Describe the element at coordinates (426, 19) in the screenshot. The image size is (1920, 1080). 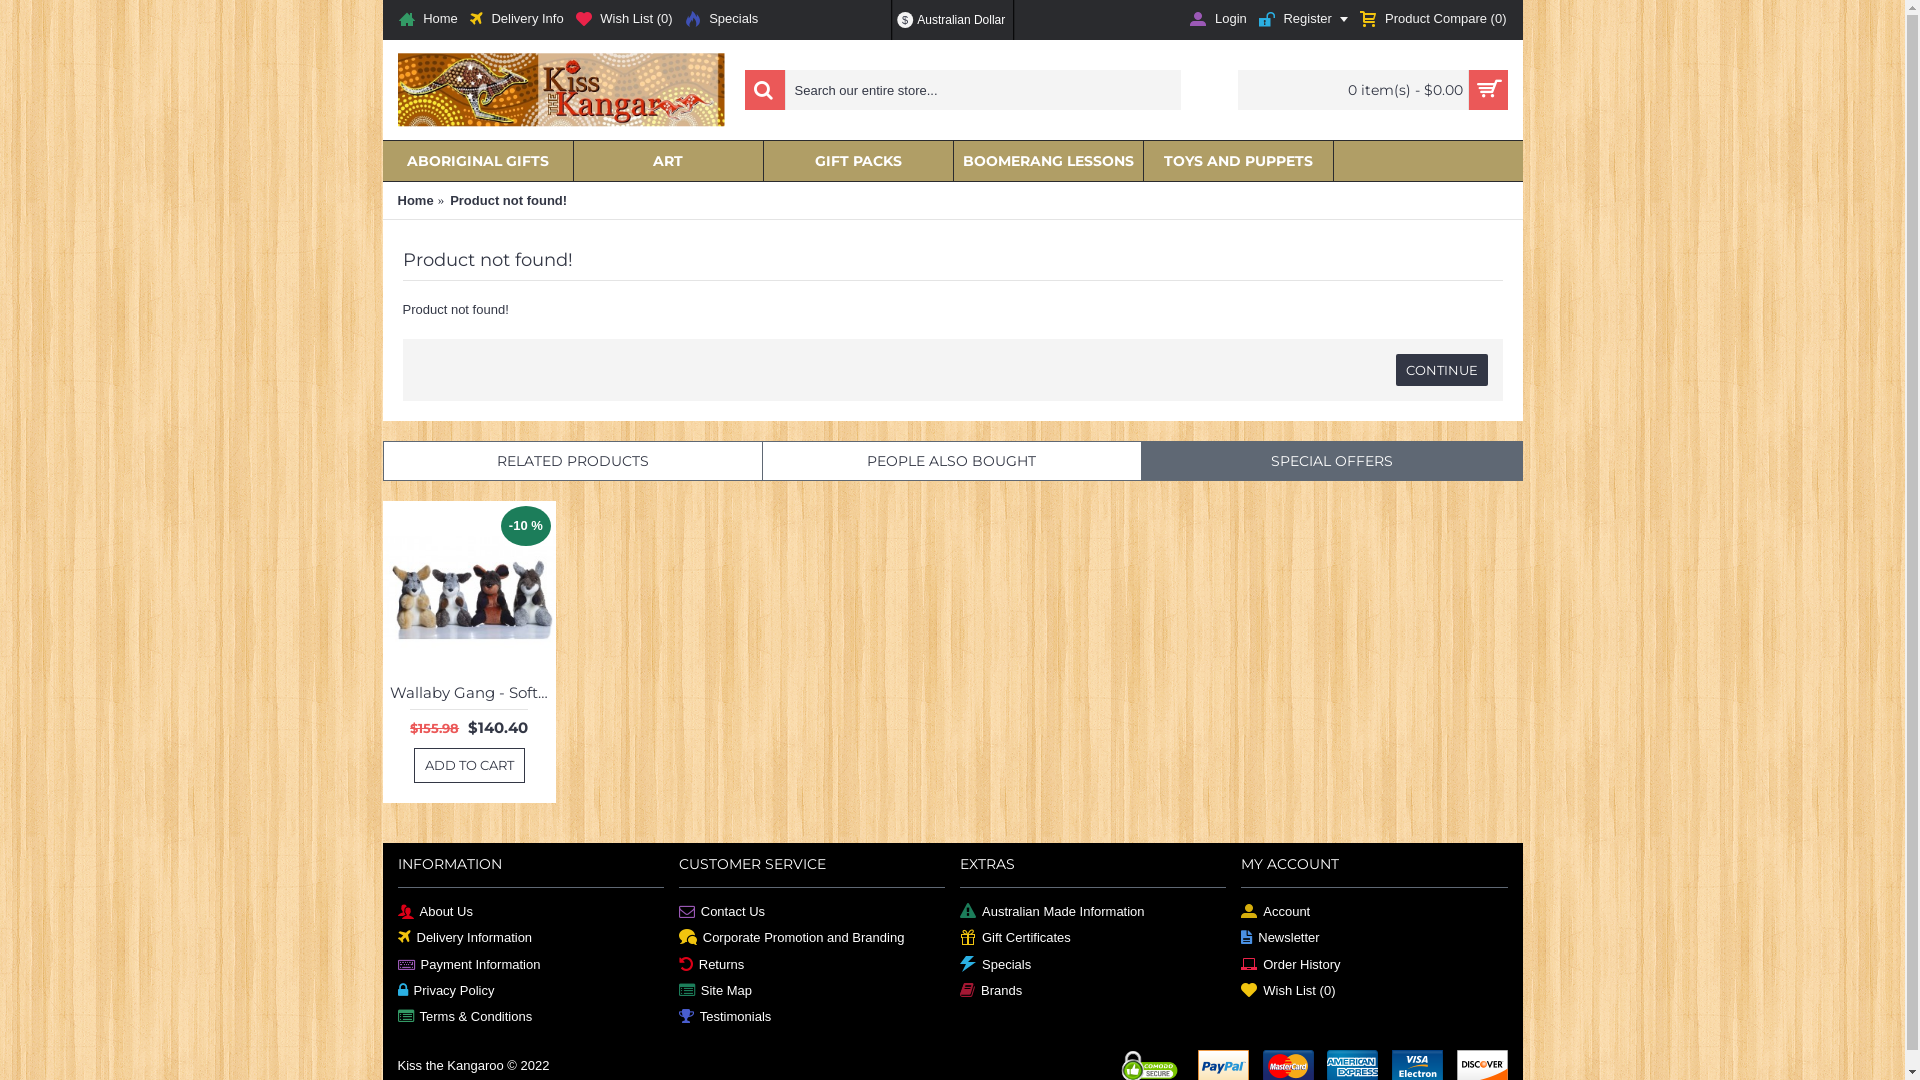
I see `'Home'` at that location.